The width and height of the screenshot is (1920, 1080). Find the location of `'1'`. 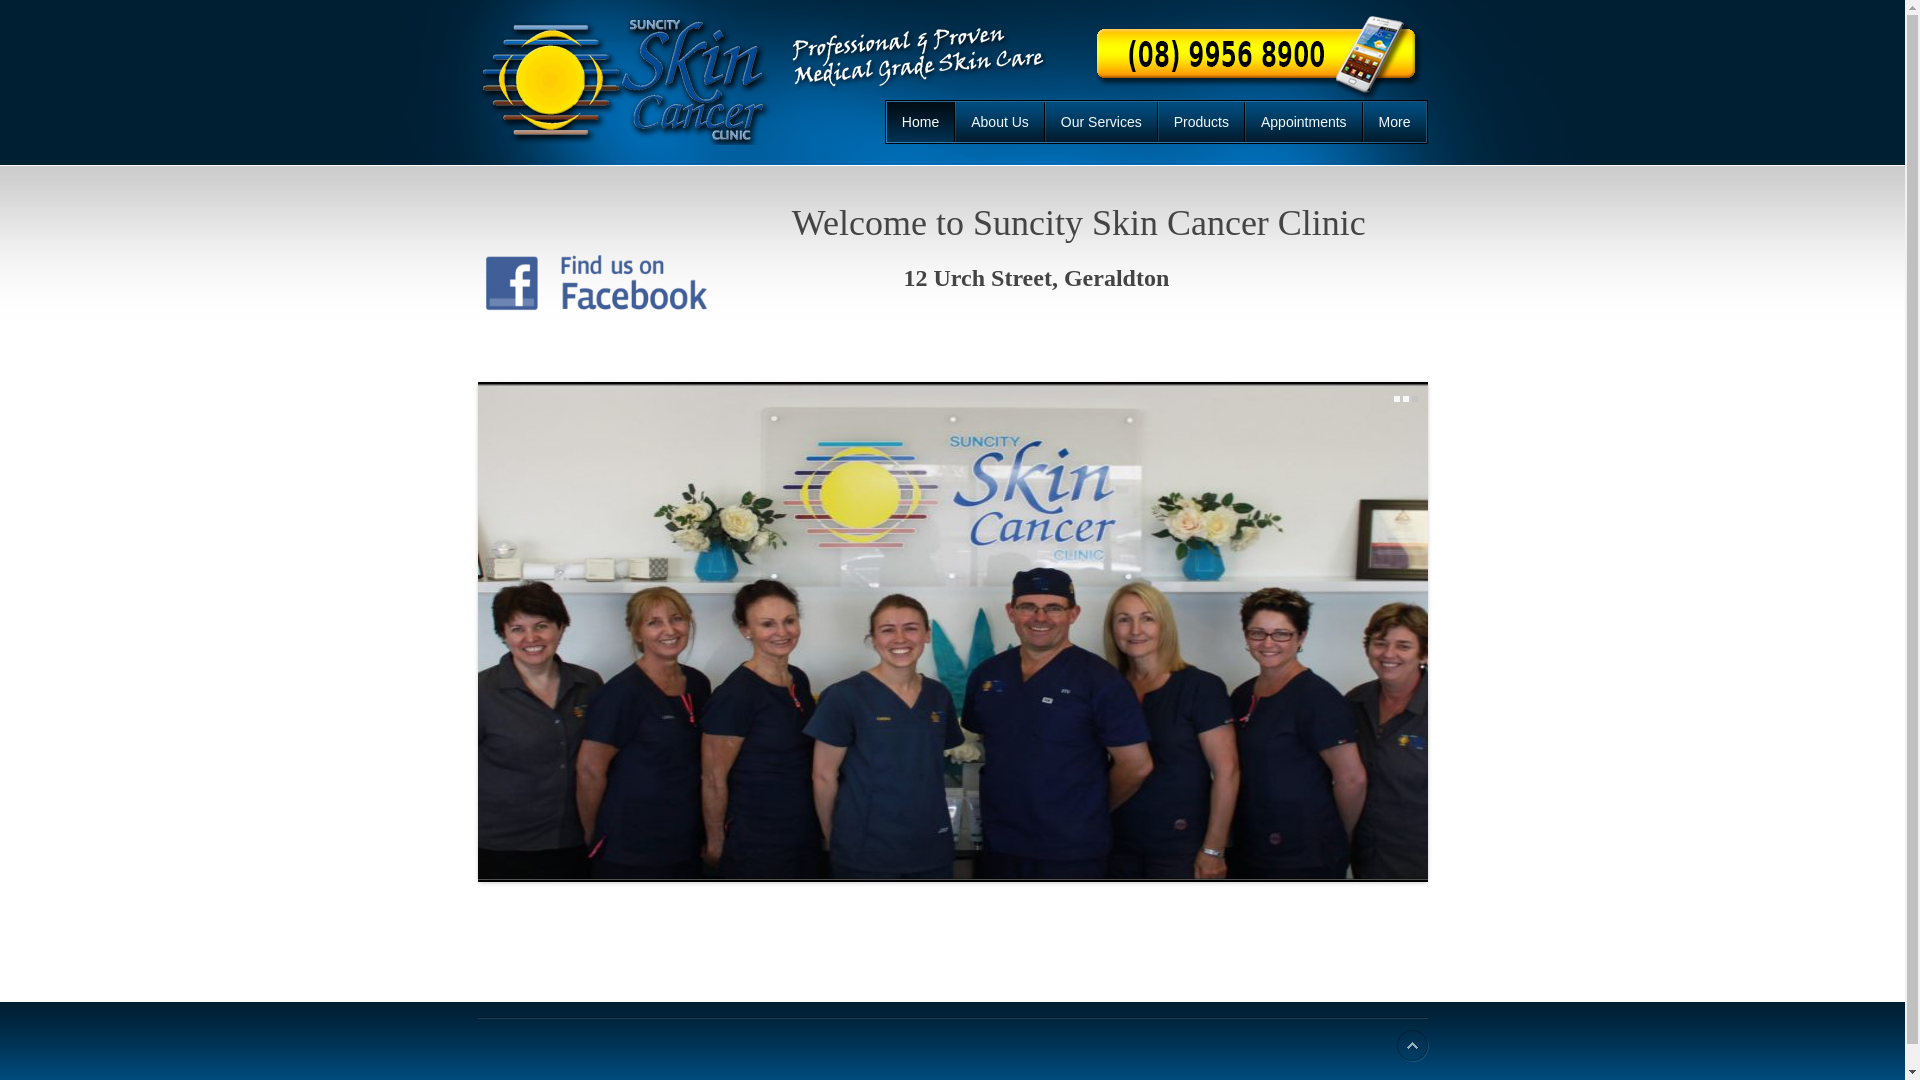

'1' is located at coordinates (1395, 398).